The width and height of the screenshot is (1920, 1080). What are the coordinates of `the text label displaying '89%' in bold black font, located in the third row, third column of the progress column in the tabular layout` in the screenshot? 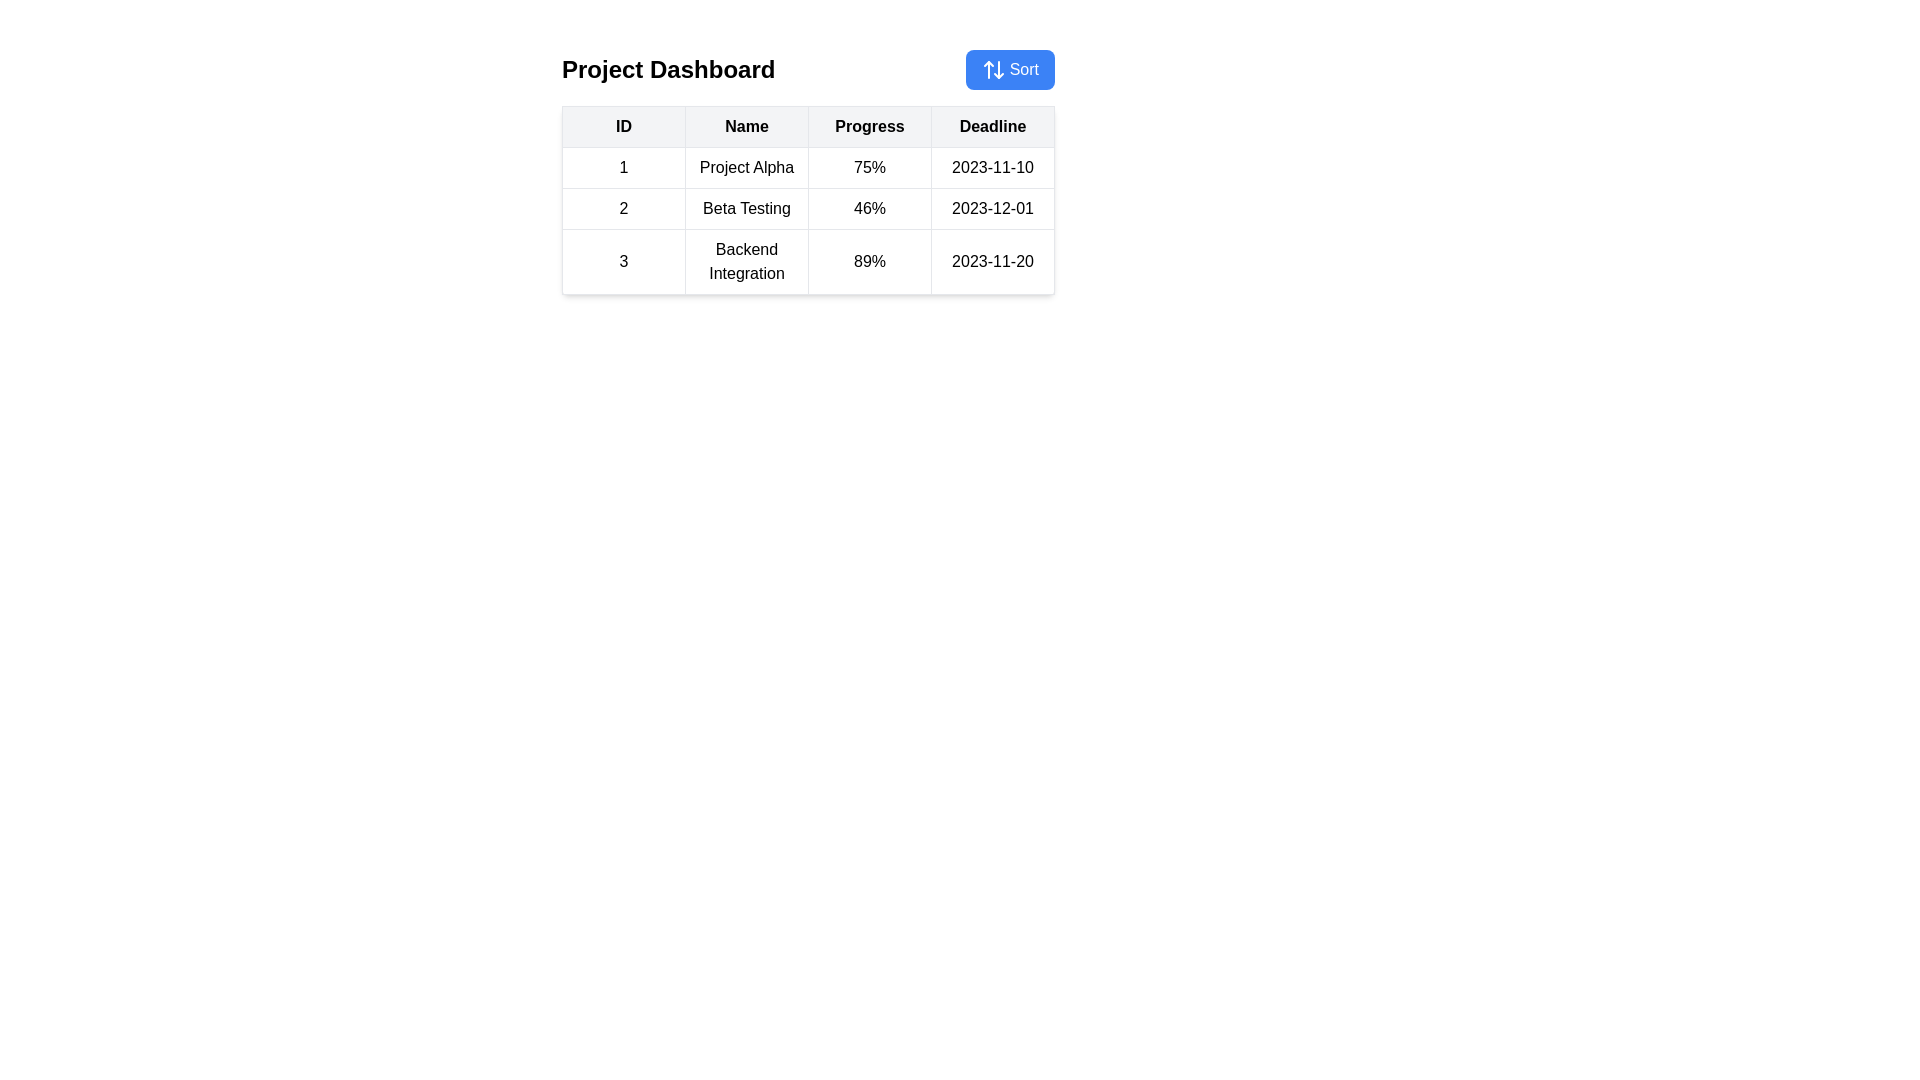 It's located at (869, 261).